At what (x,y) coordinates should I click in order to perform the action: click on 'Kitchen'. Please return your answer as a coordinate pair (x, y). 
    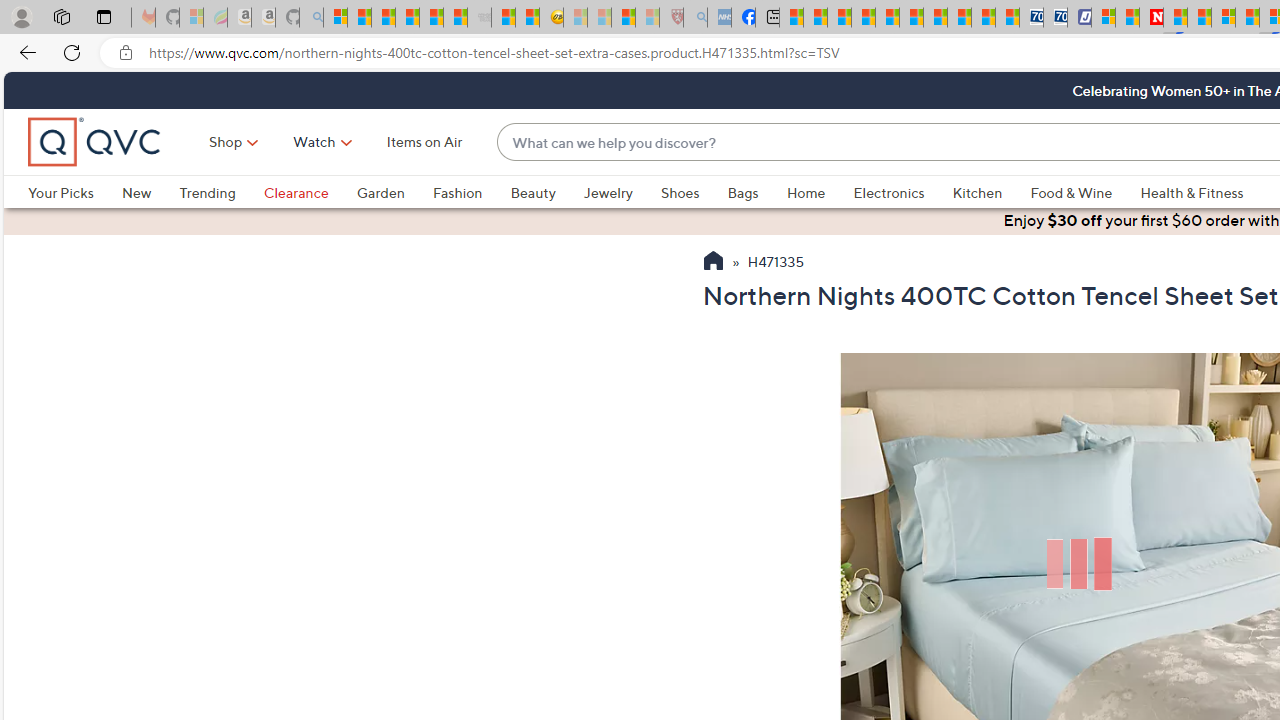
    Looking at the image, I should click on (977, 192).